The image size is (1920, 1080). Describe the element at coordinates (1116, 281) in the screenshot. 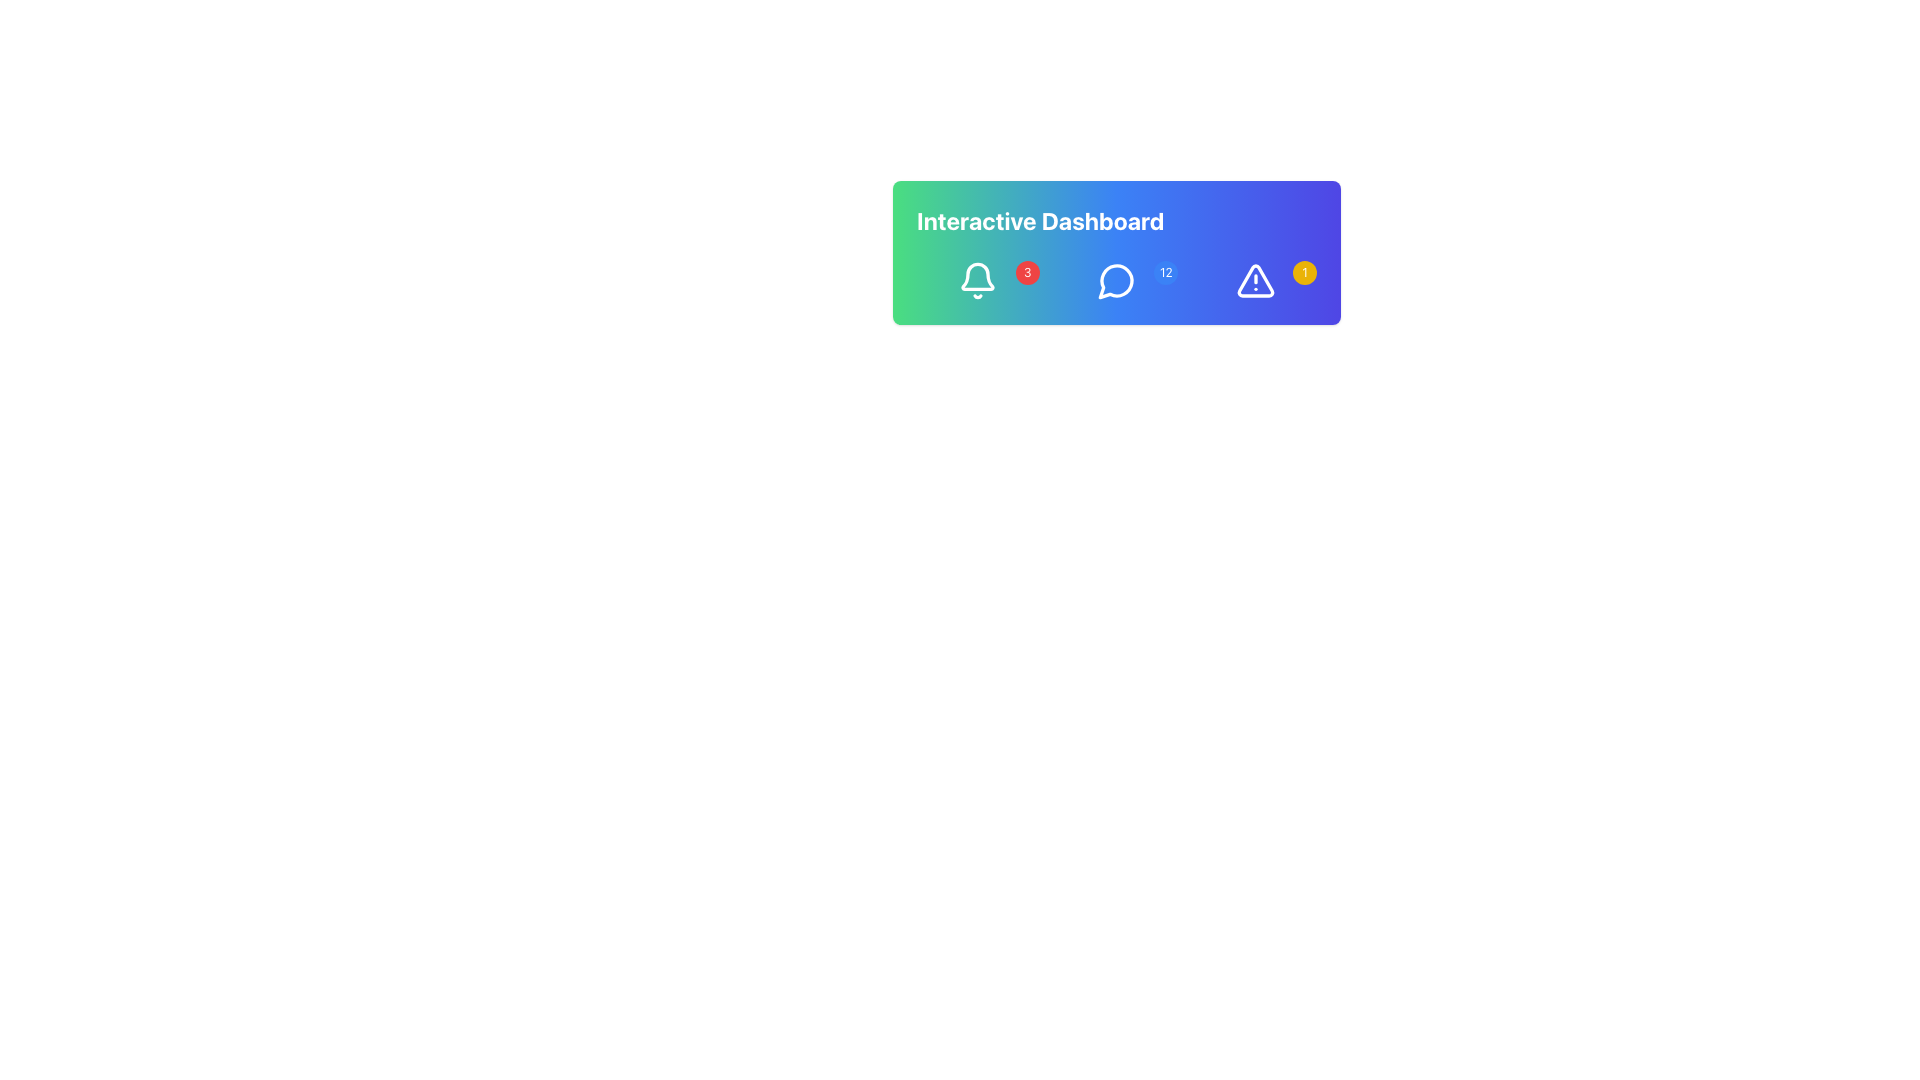

I see `the speech bubble icon located in the header section of the interactive dashboard` at that location.